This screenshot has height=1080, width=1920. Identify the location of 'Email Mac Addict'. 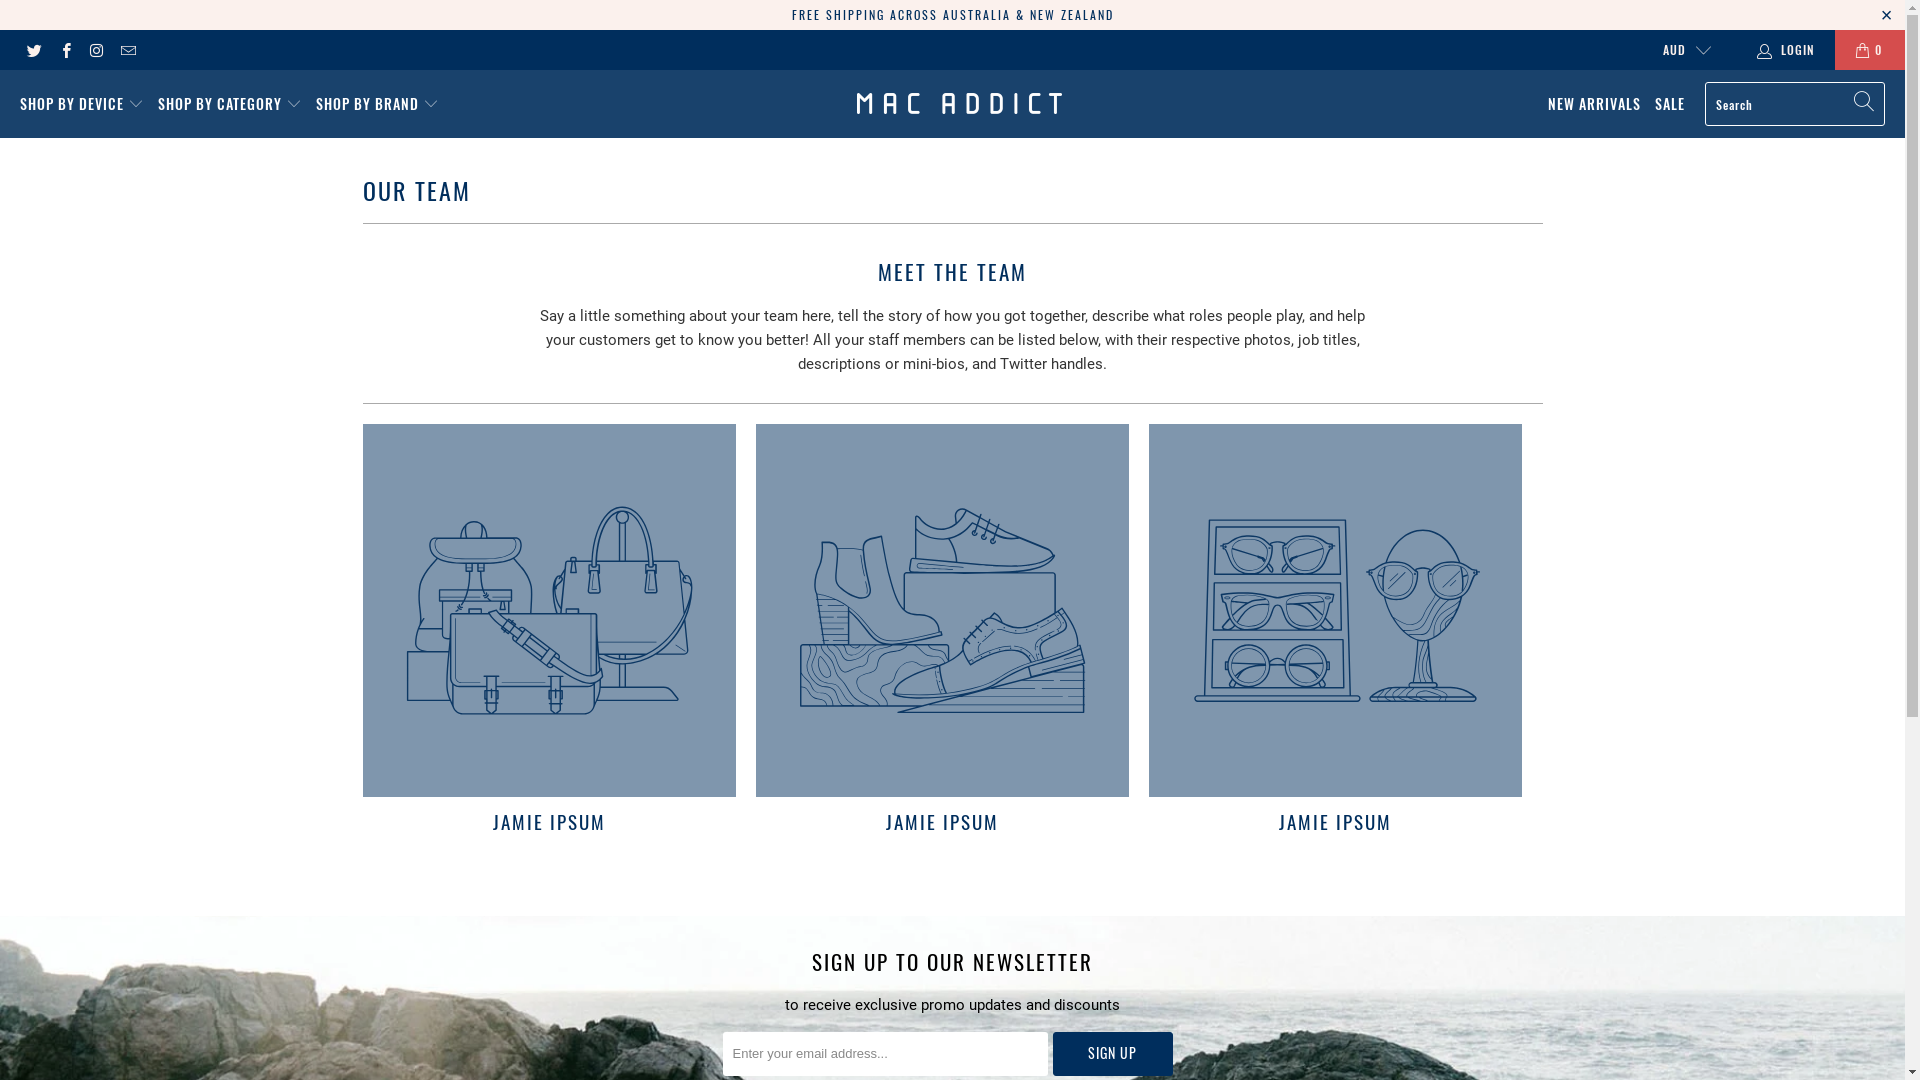
(126, 49).